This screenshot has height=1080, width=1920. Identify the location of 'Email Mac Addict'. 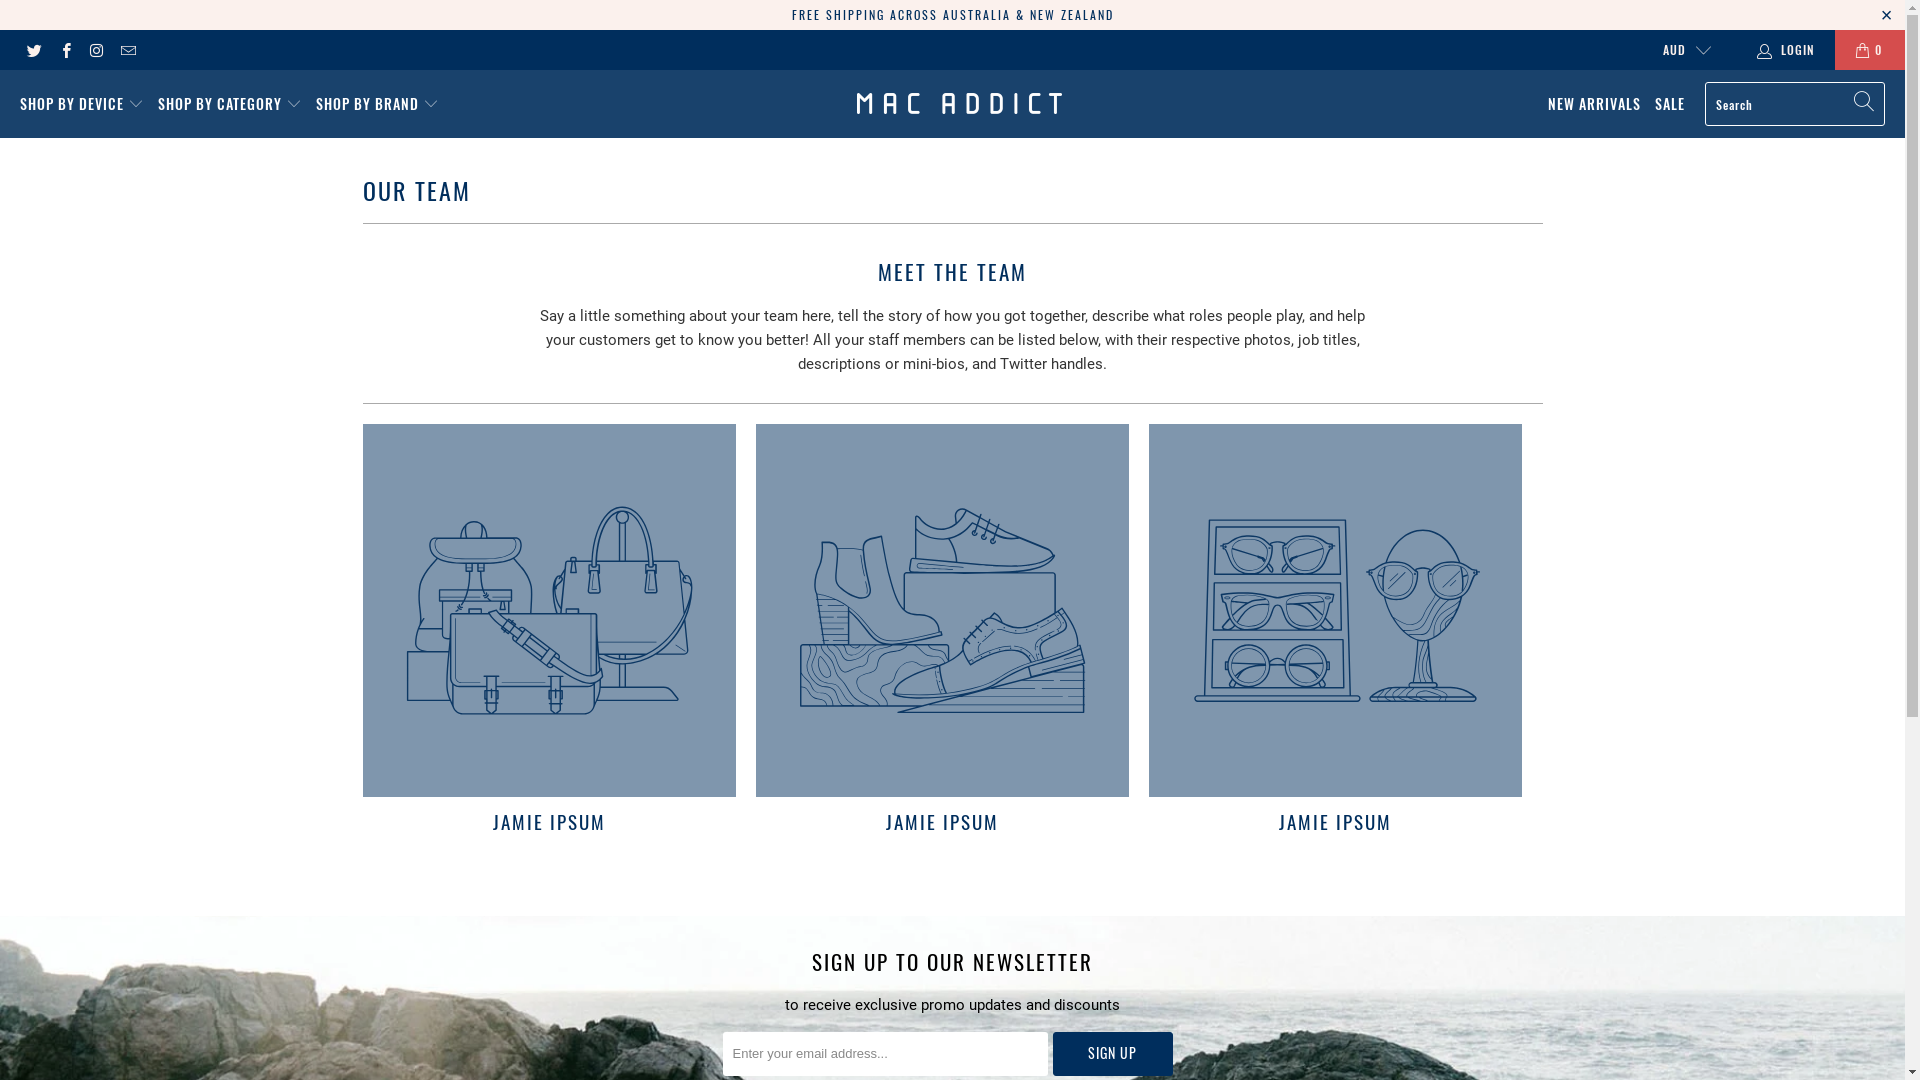
(126, 49).